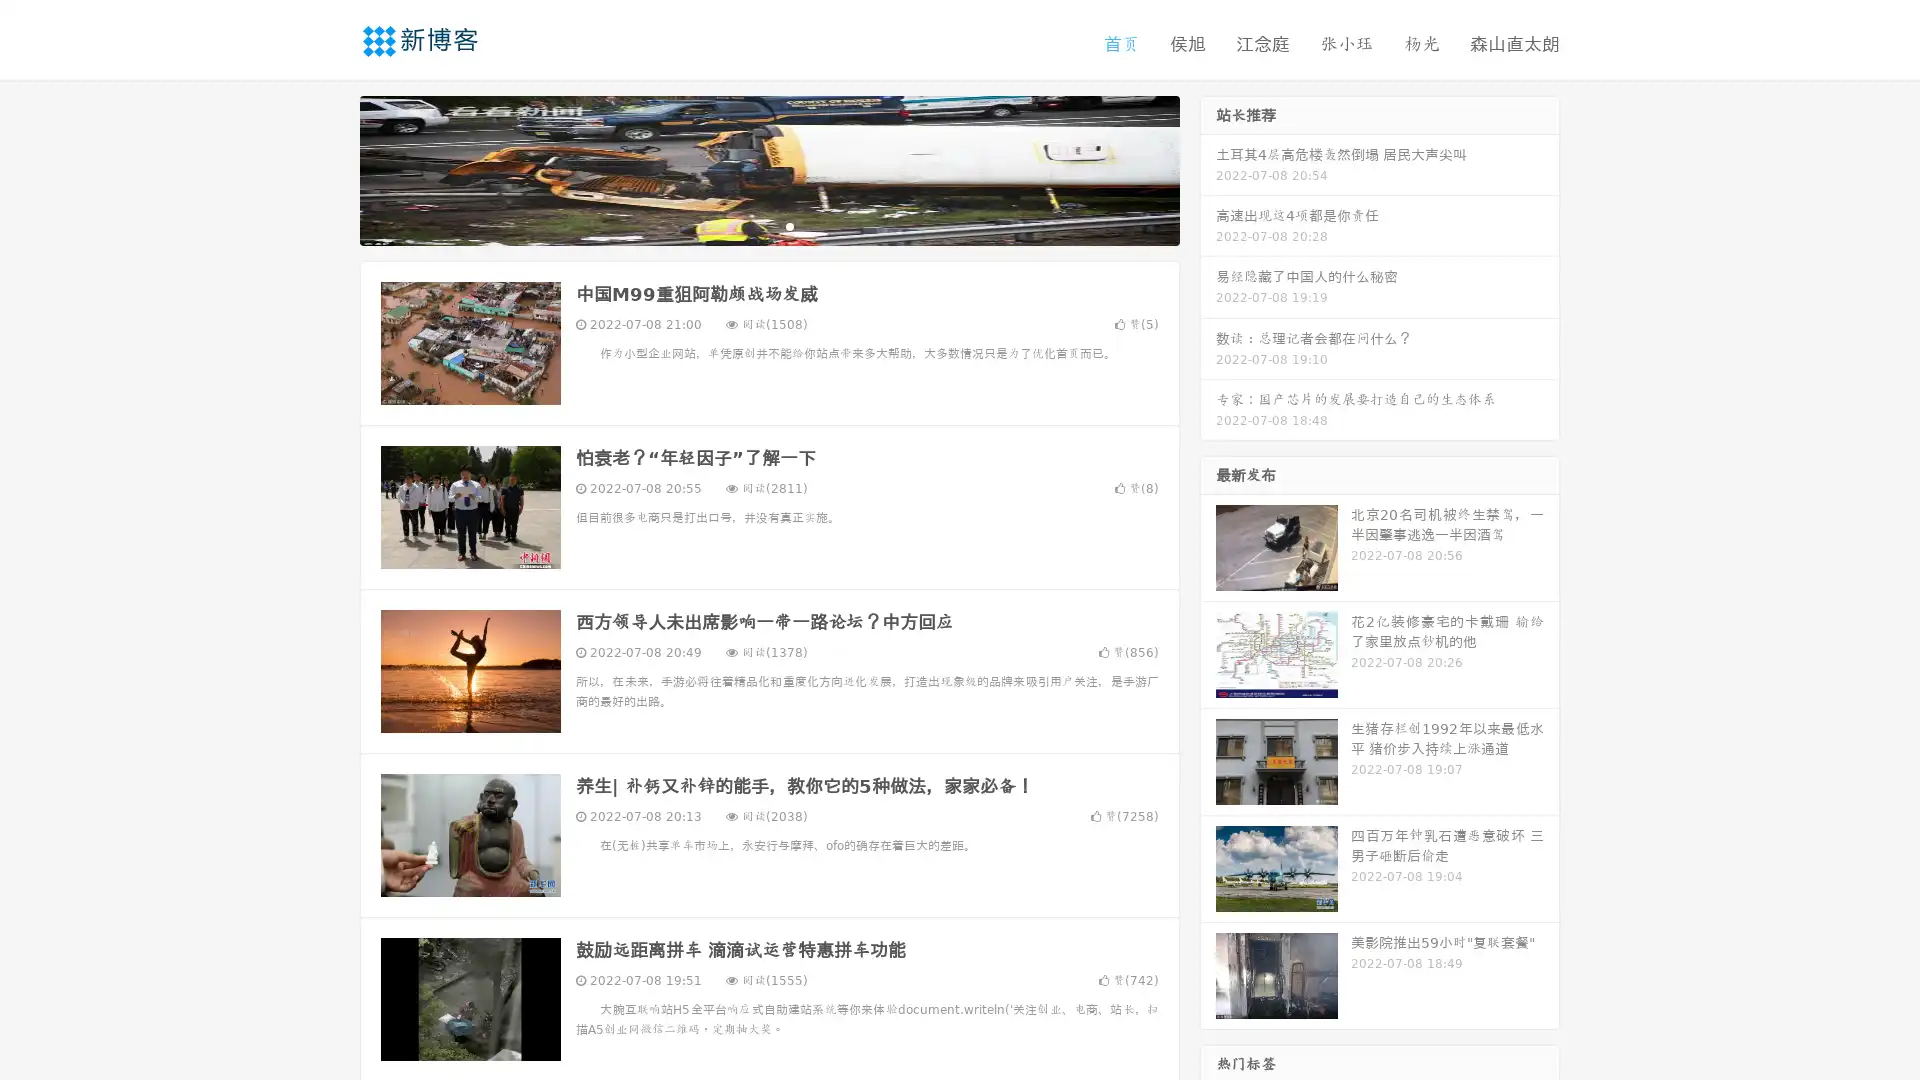 Image resolution: width=1920 pixels, height=1080 pixels. Describe the element at coordinates (330, 168) in the screenshot. I see `Previous slide` at that location.